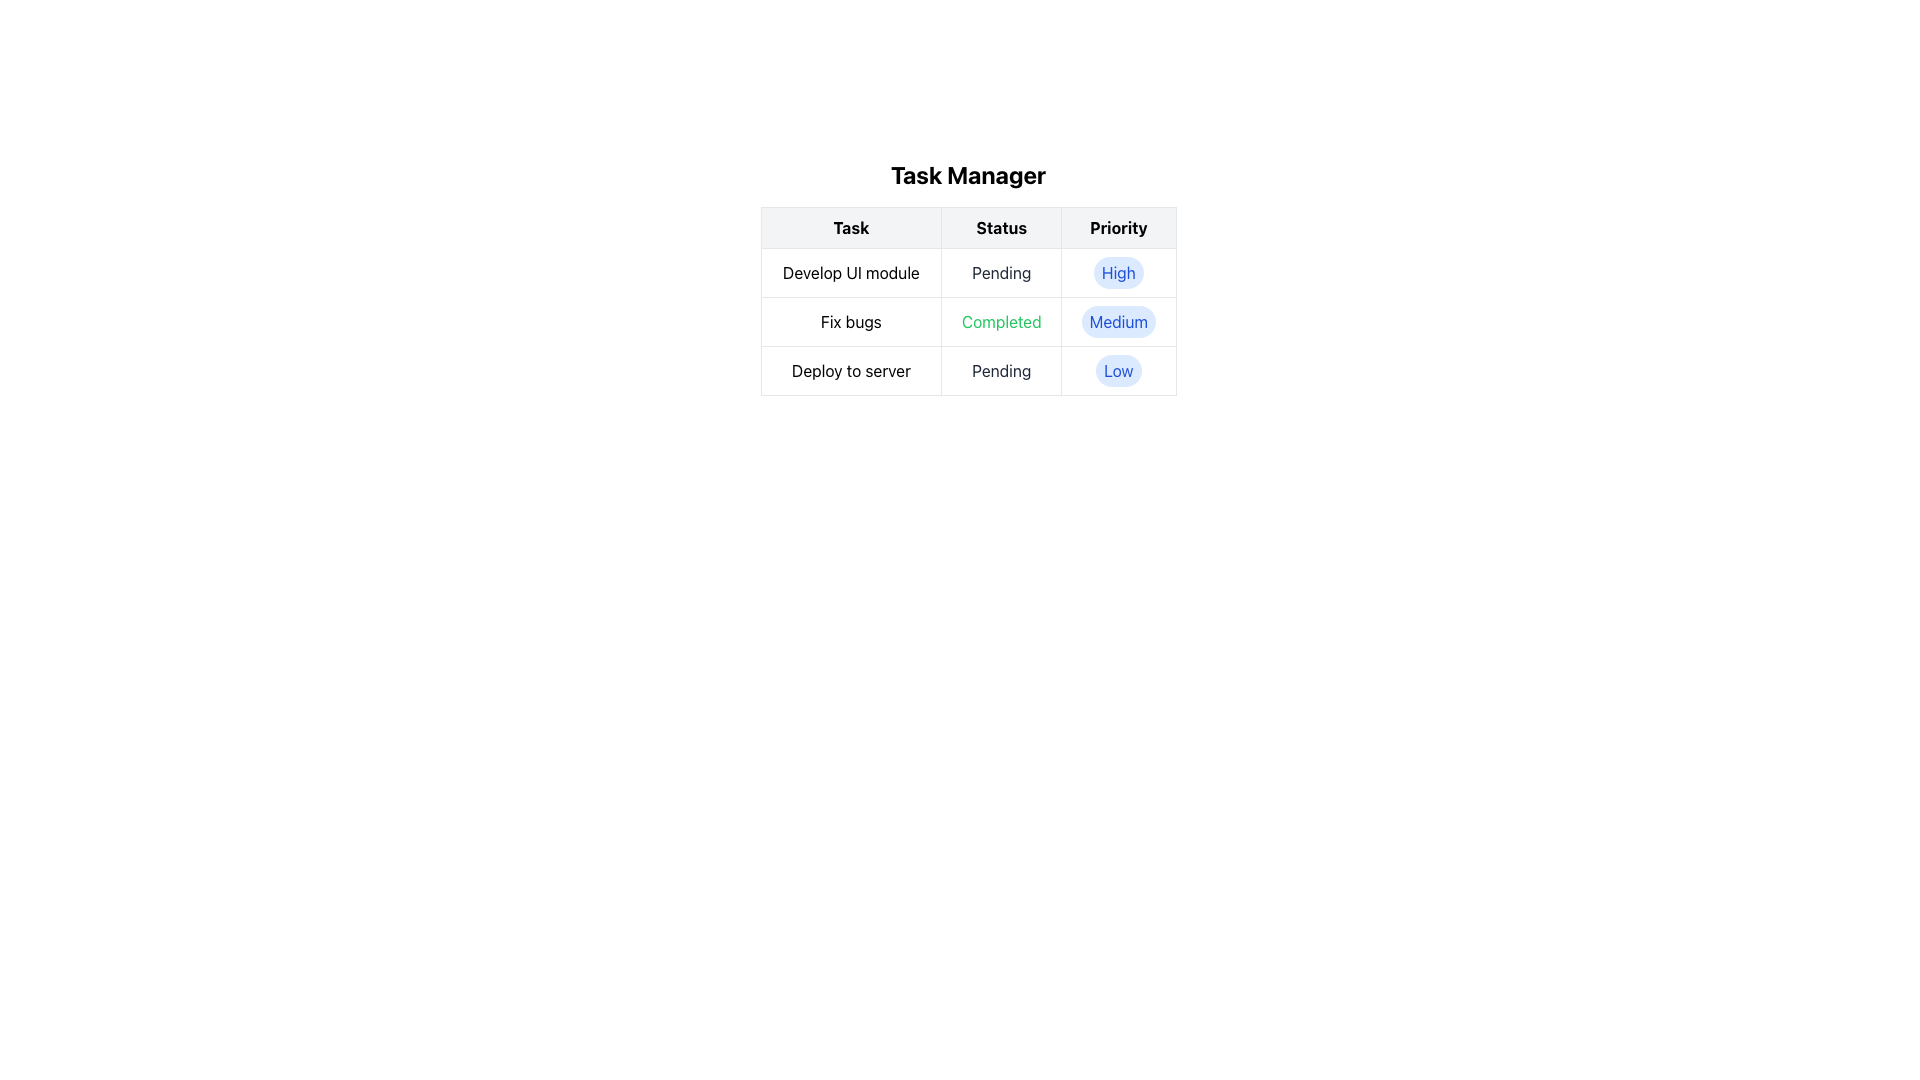  I want to click on the UI chip element styled as a button that indicates the priority of the 'Fix bugs' task in the 'Priority' column of the second row of the table, so click(1117, 320).